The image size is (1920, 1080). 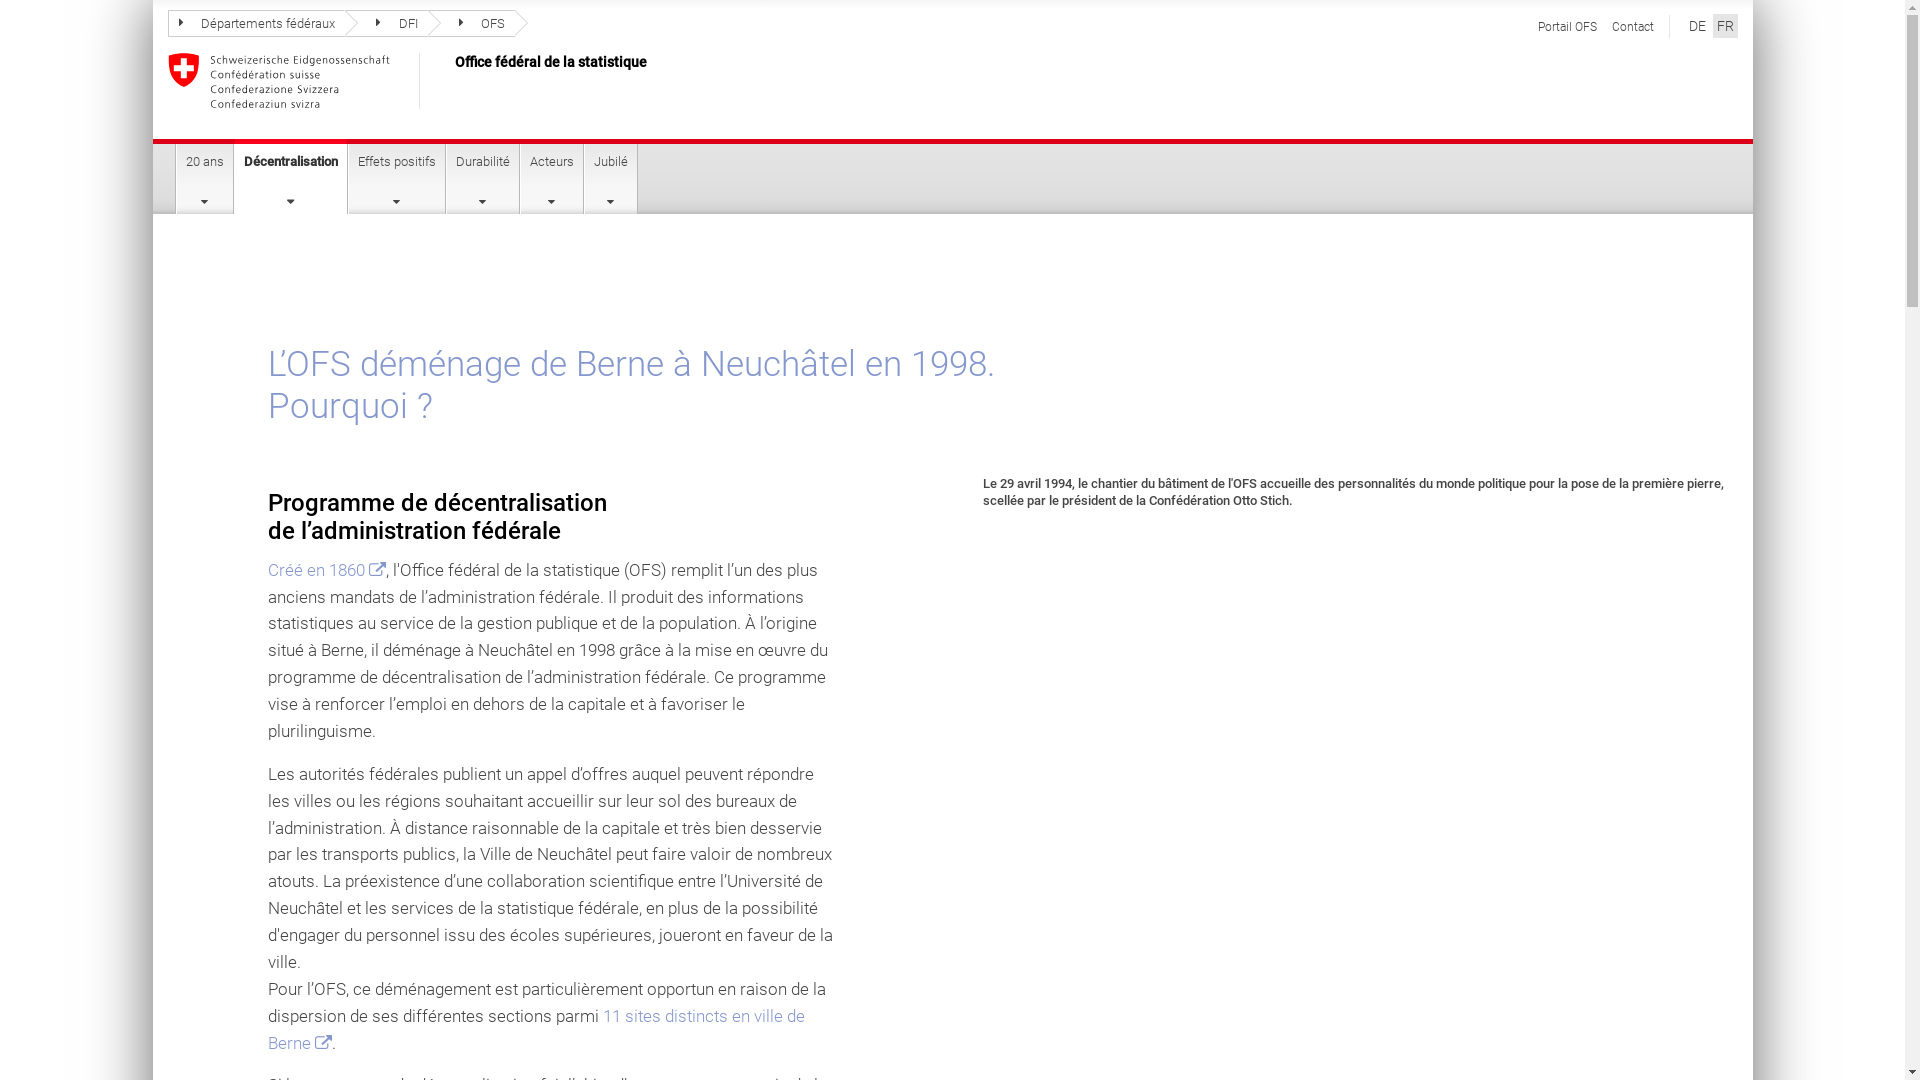 What do you see at coordinates (397, 177) in the screenshot?
I see `'Effets positifs'` at bounding box center [397, 177].